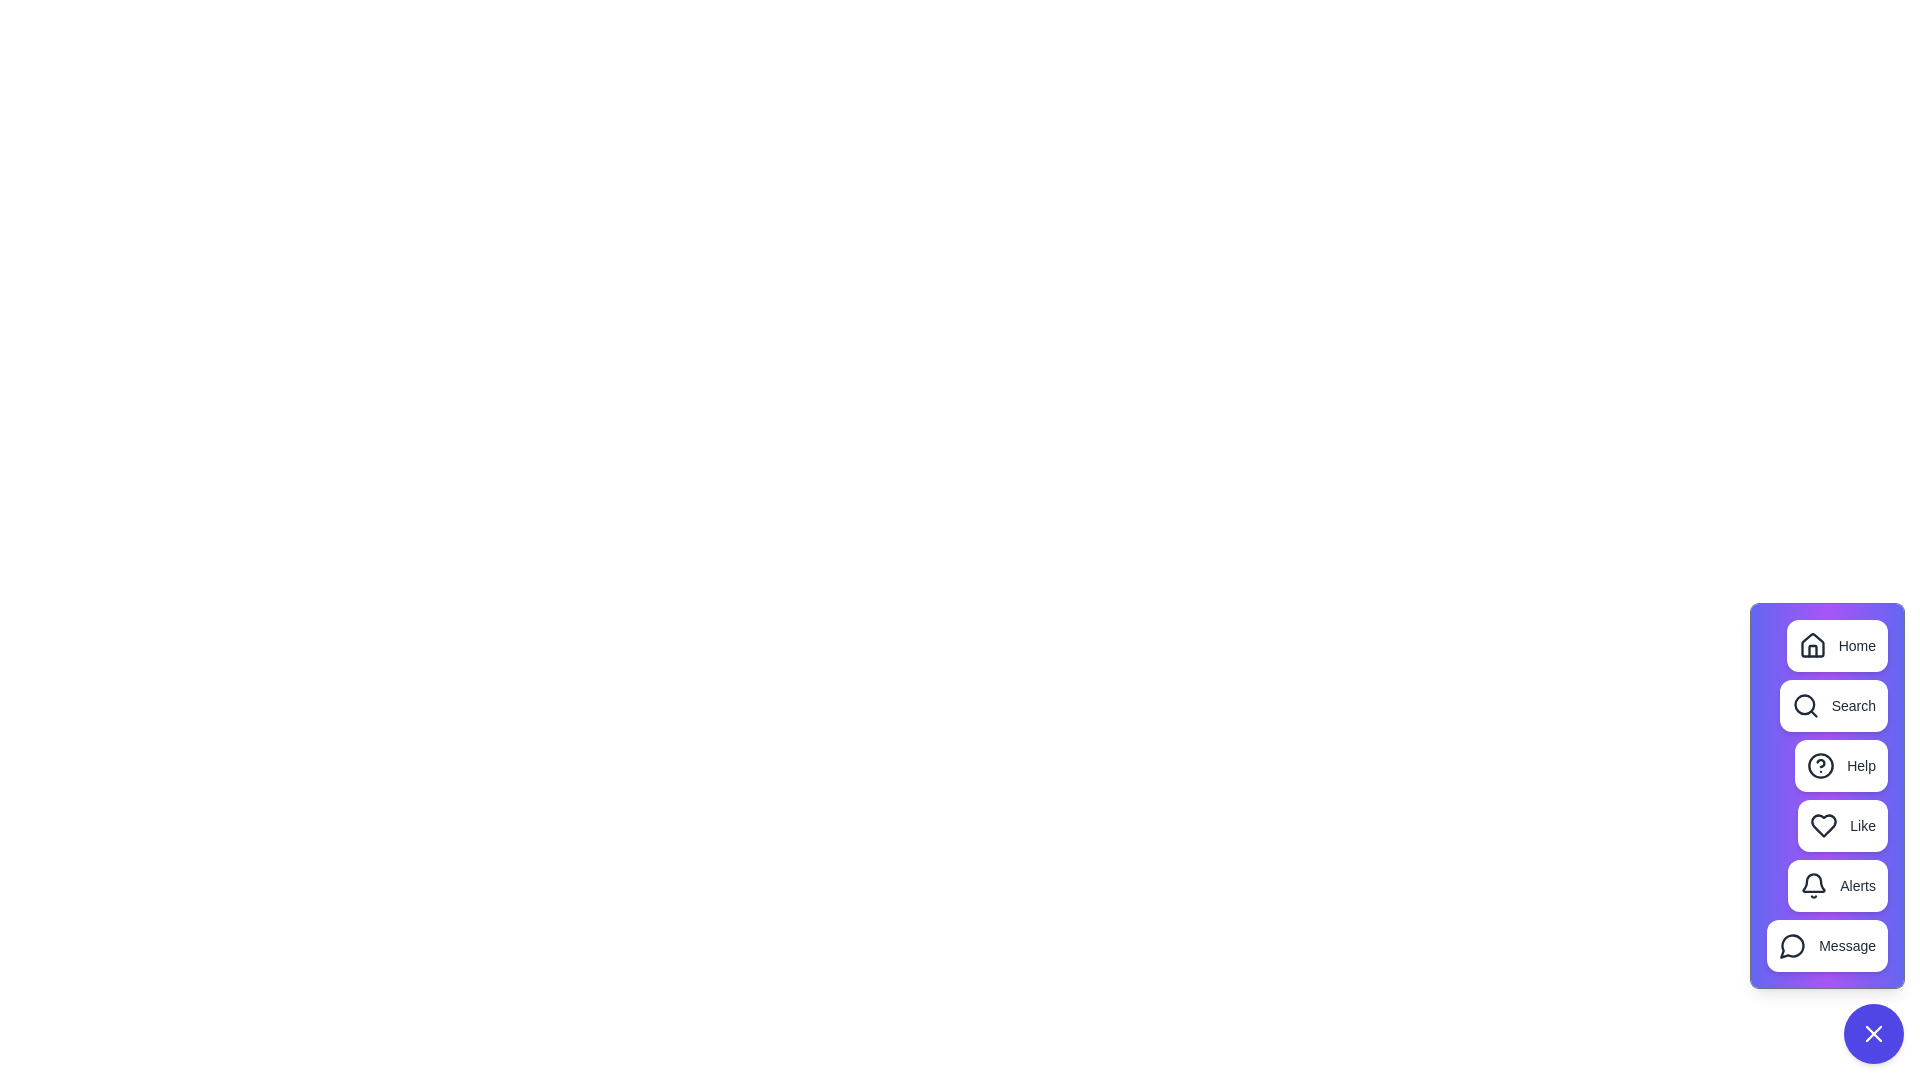 This screenshot has height=1080, width=1920. What do you see at coordinates (1842, 825) in the screenshot?
I see `the 'Like' button in the speed dial menu` at bounding box center [1842, 825].